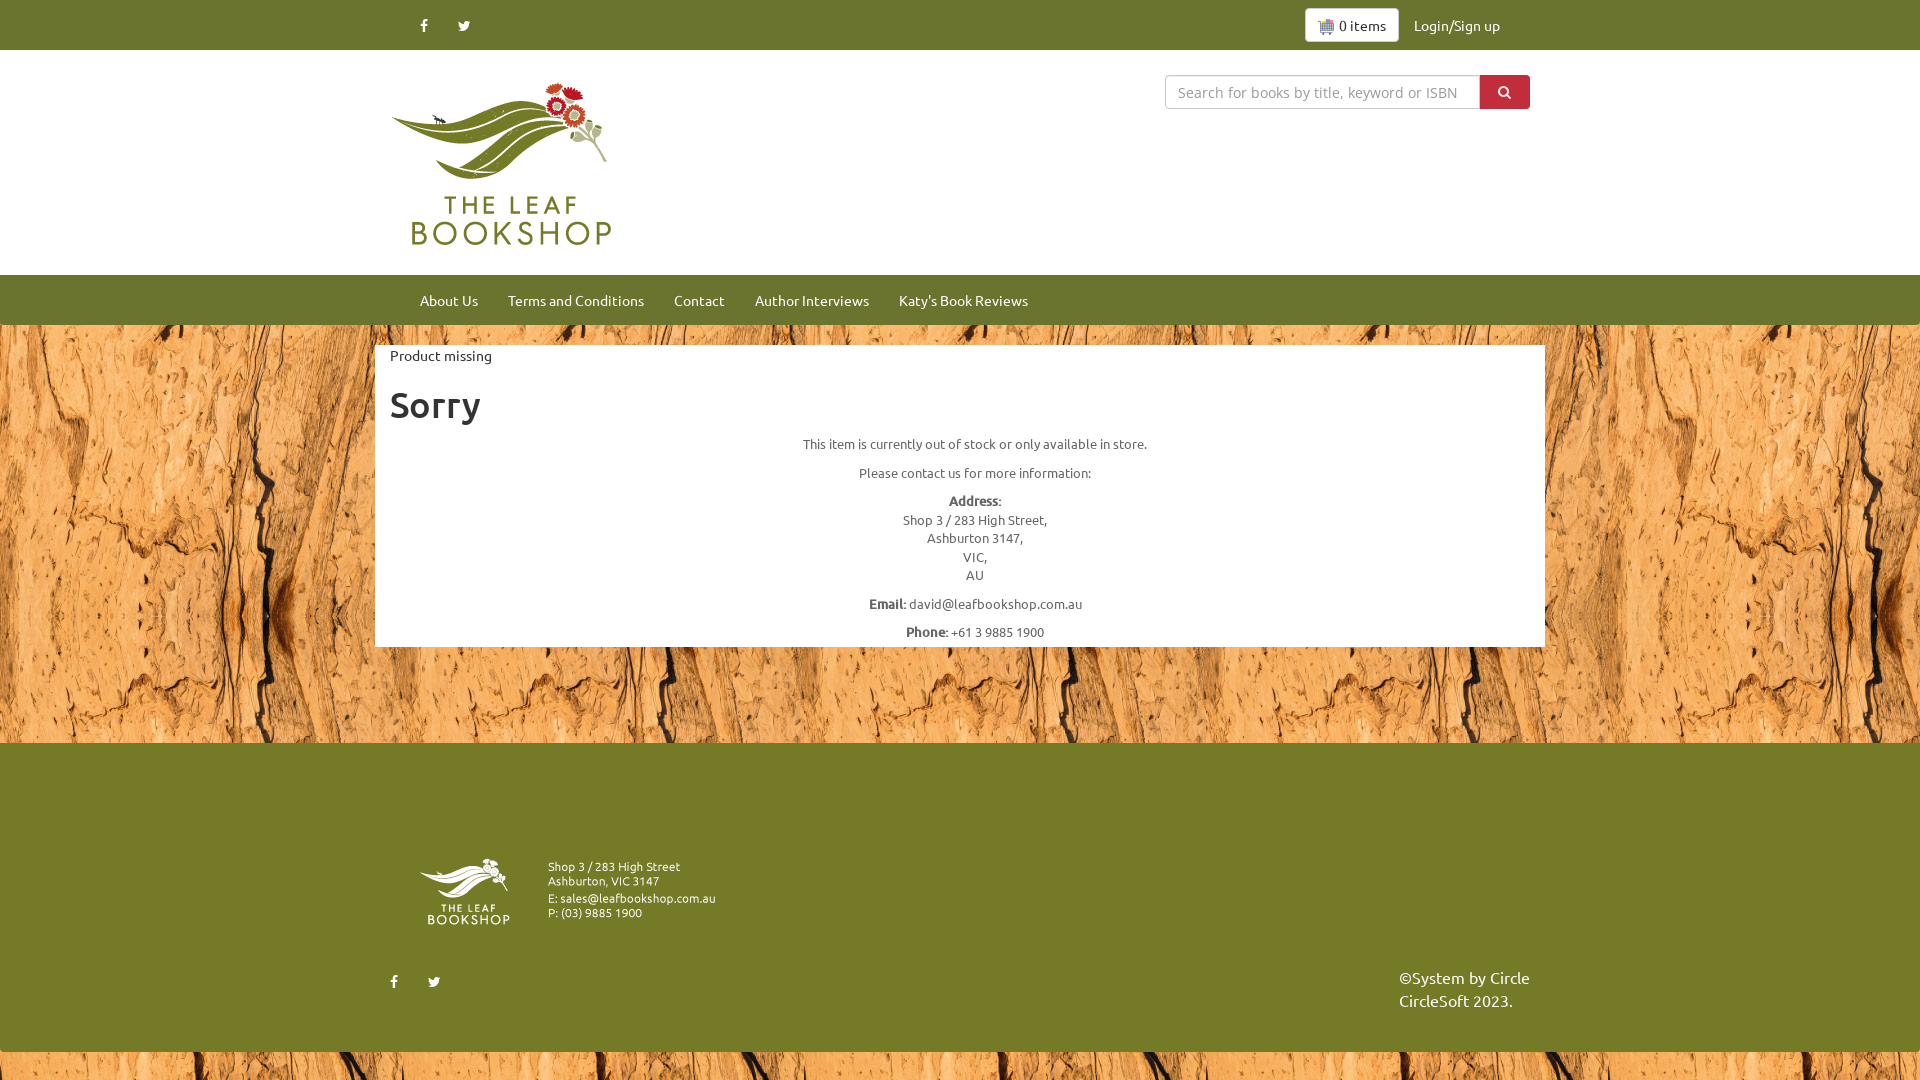 The width and height of the screenshot is (1920, 1080). What do you see at coordinates (1352, 24) in the screenshot?
I see `'0 items'` at bounding box center [1352, 24].